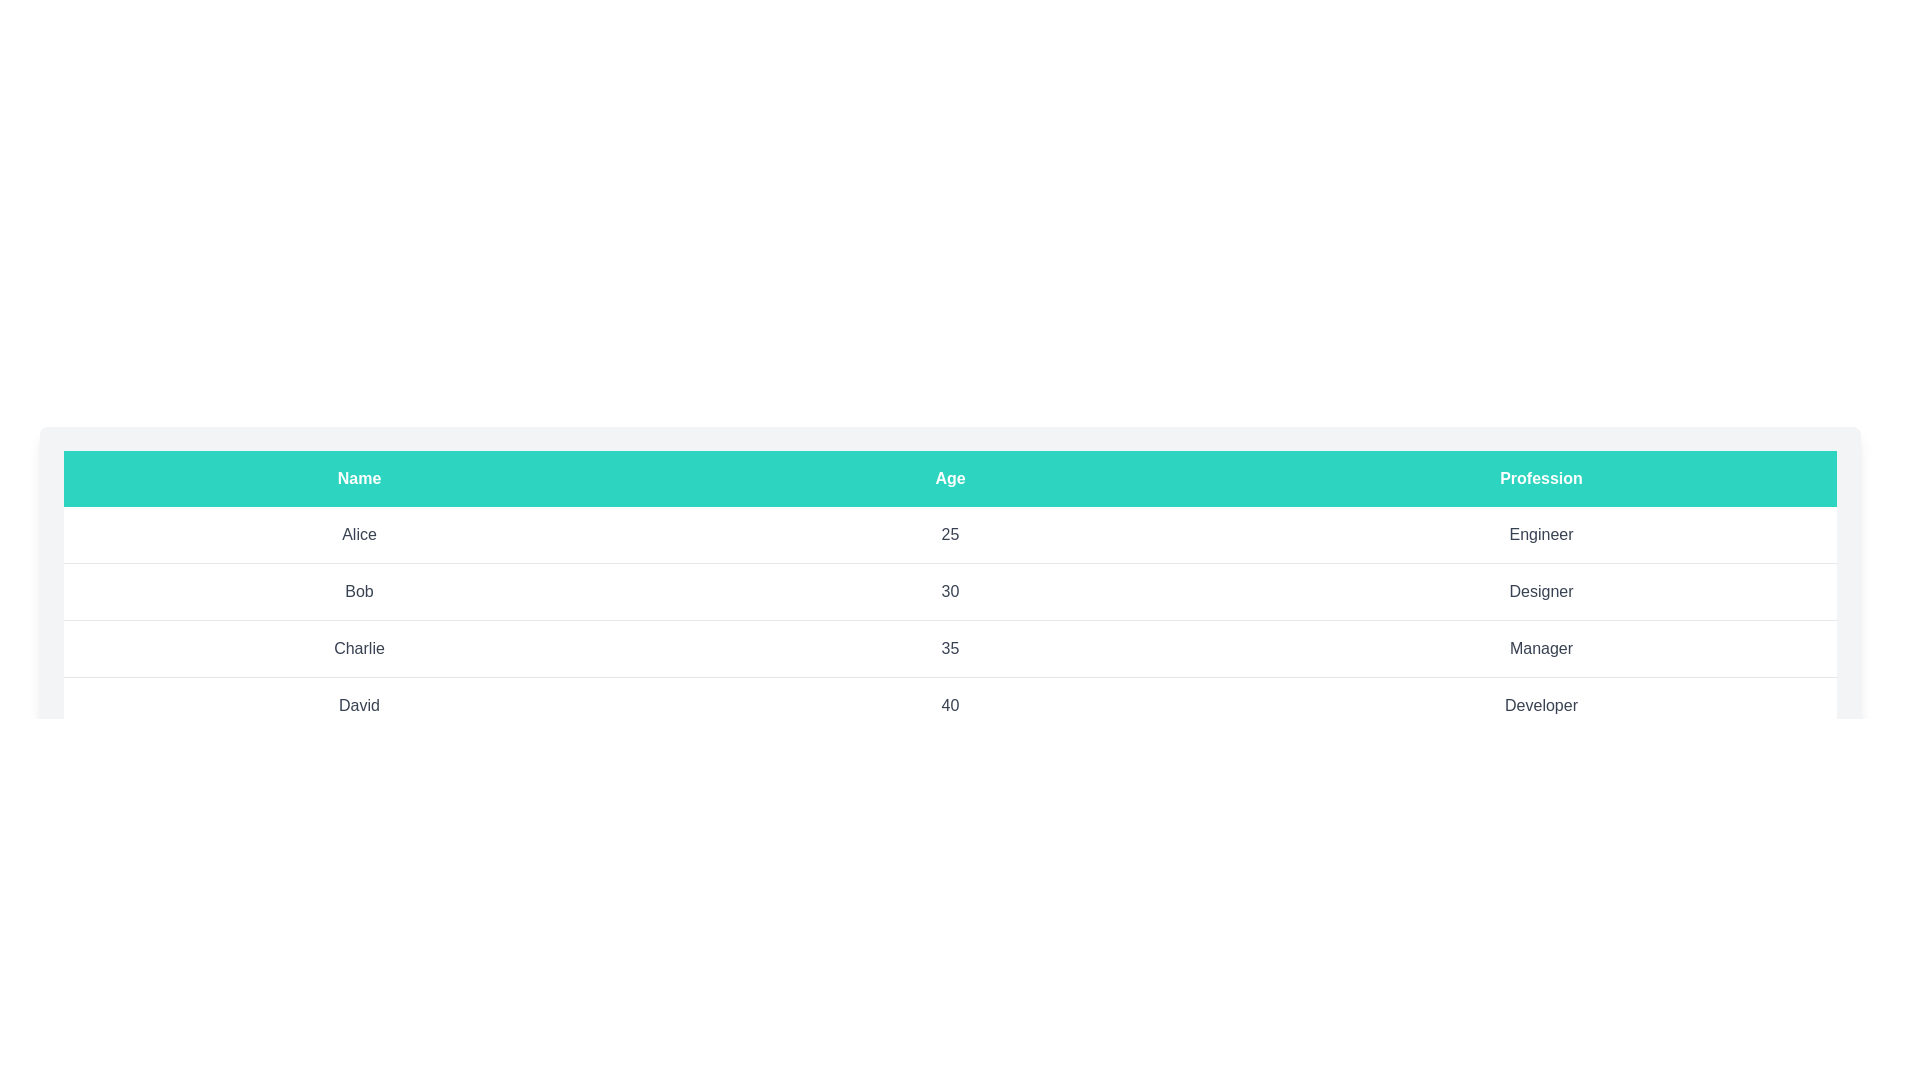 Image resolution: width=1920 pixels, height=1080 pixels. Describe the element at coordinates (359, 704) in the screenshot. I see `the Text element displaying the name 'David' in the leftmost column of the last row of the table, which is aligned with '40' and 'Developer'` at that location.